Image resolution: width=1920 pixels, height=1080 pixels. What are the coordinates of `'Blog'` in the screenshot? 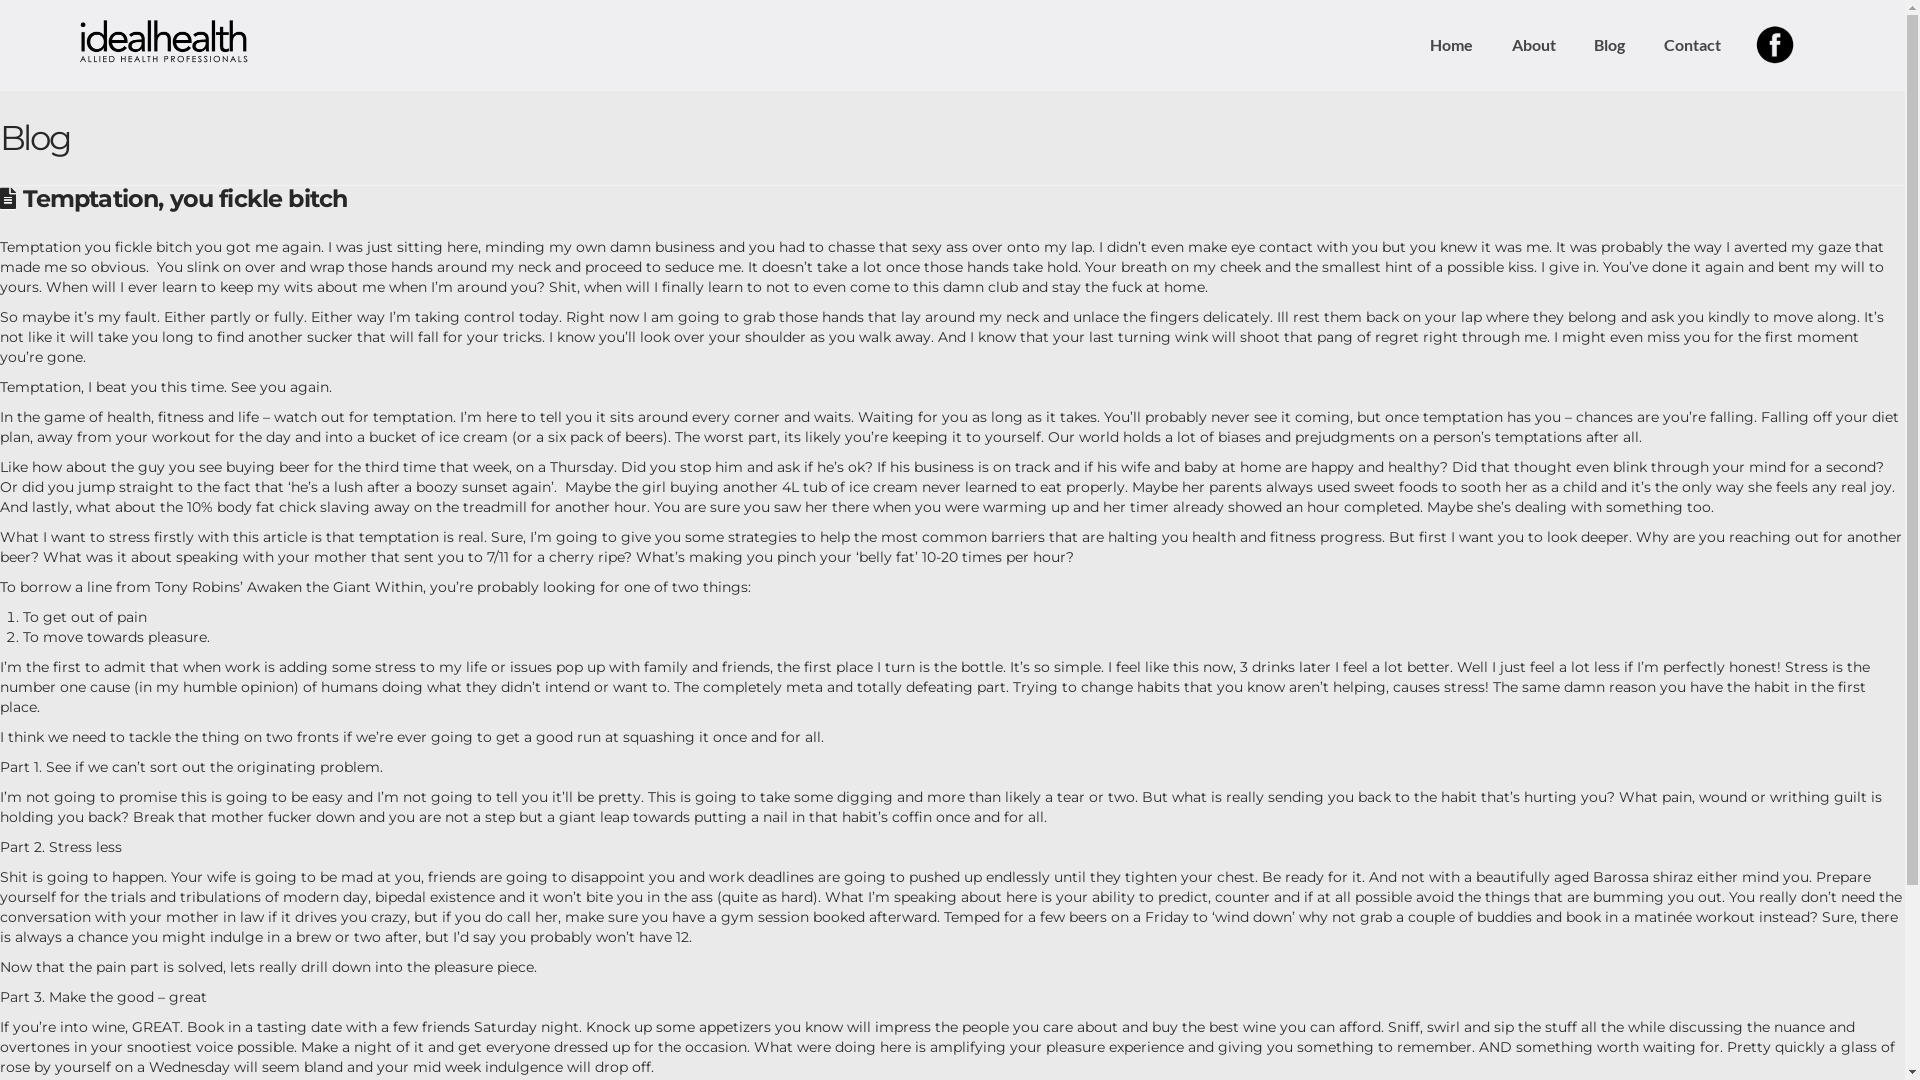 It's located at (1608, 45).